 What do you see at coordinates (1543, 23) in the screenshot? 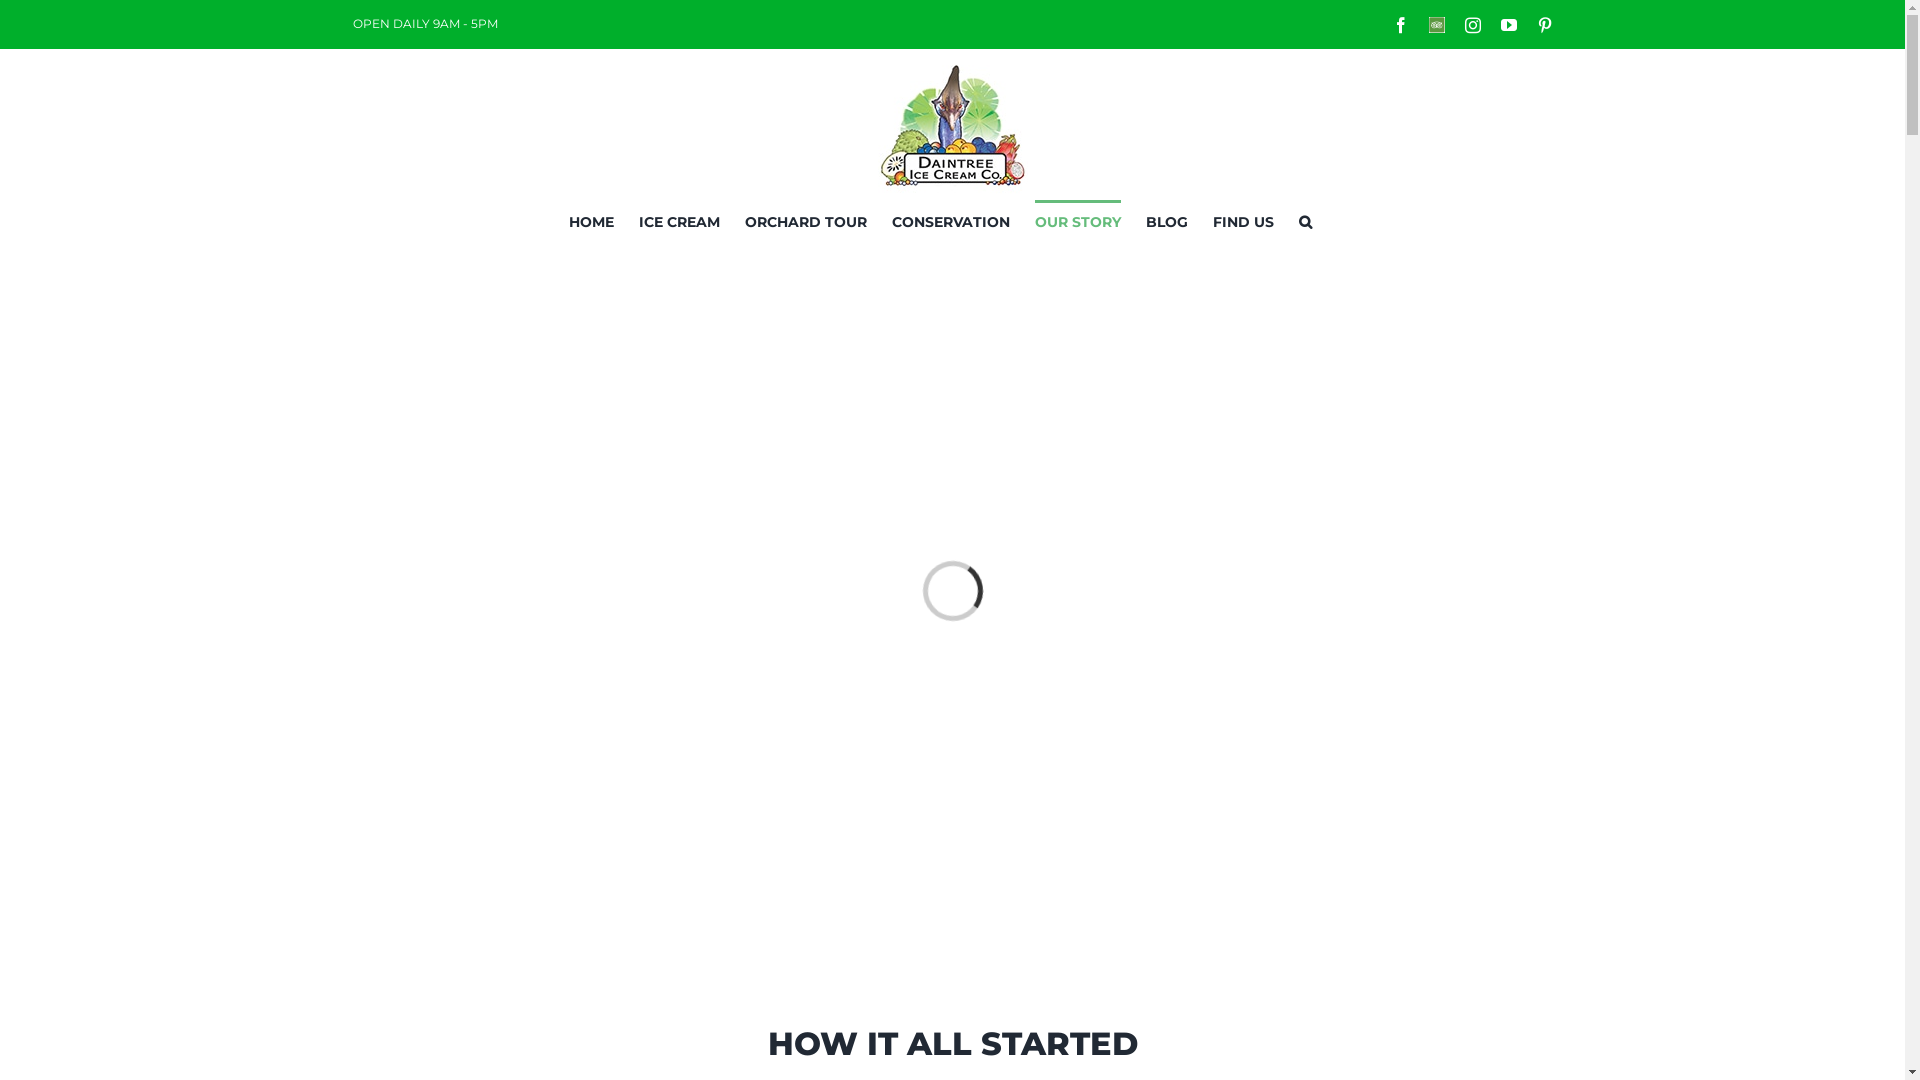
I see `'Pinterest'` at bounding box center [1543, 23].